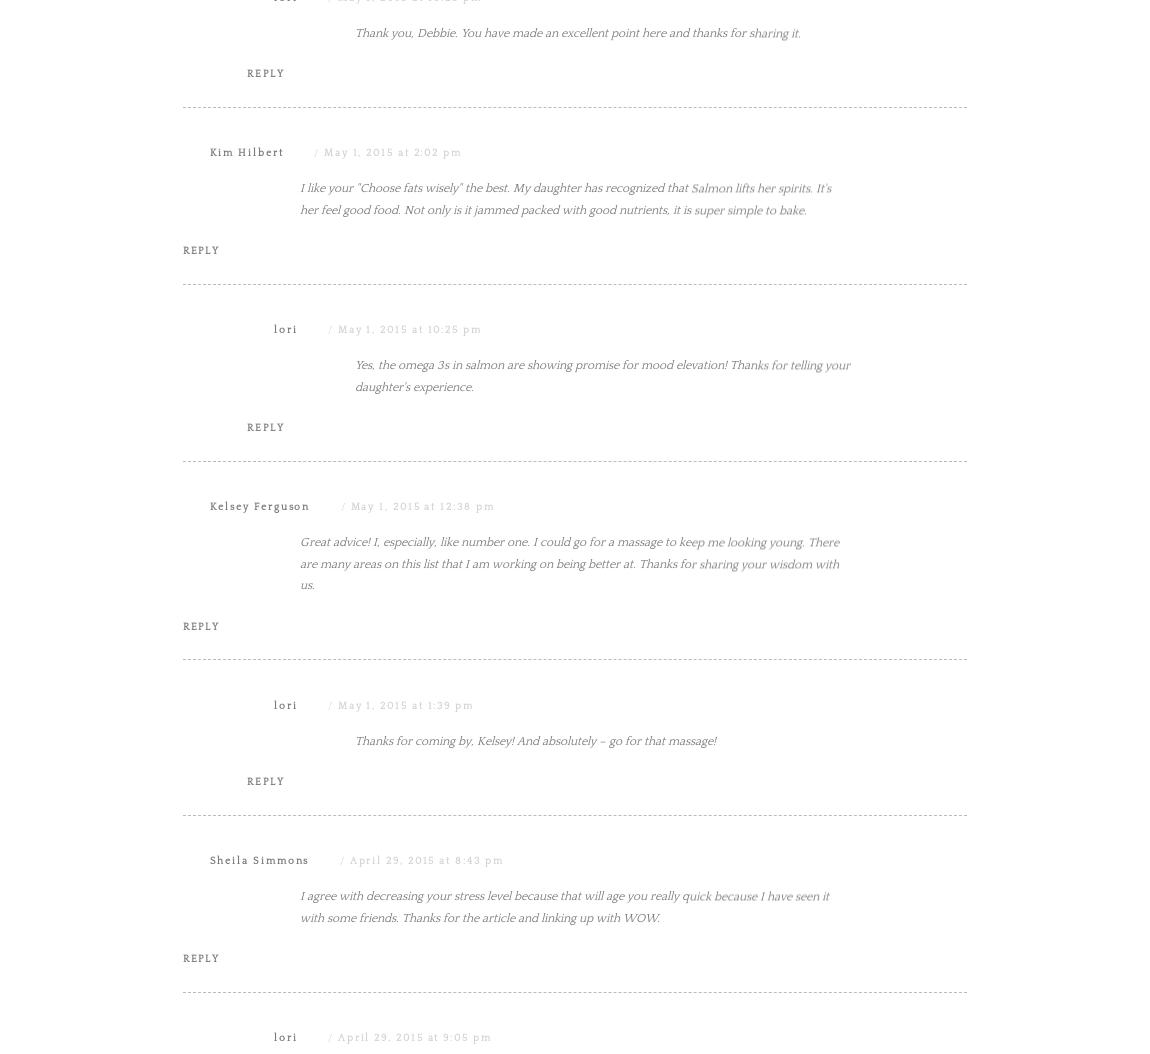 This screenshot has height=1054, width=1150. Describe the element at coordinates (336, 905) in the screenshot. I see `'May 1, 2015 at 1:39 pm'` at that location.